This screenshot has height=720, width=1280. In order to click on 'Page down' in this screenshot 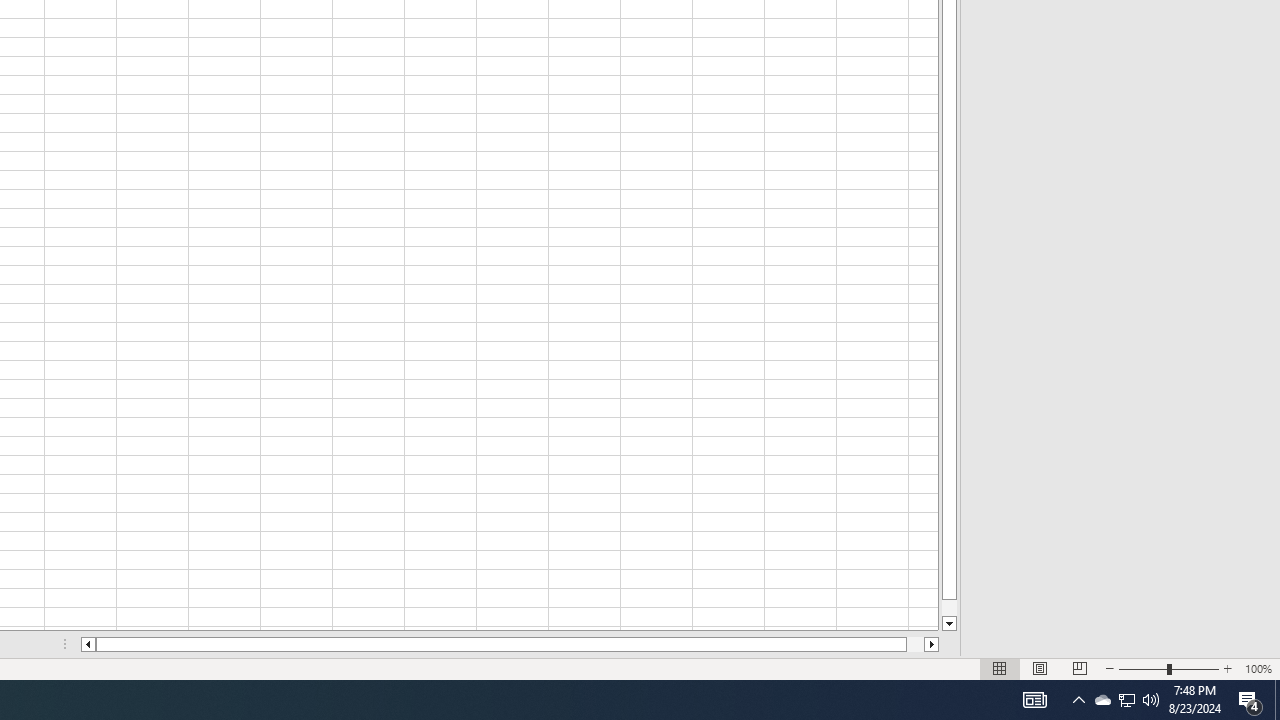, I will do `click(948, 607)`.